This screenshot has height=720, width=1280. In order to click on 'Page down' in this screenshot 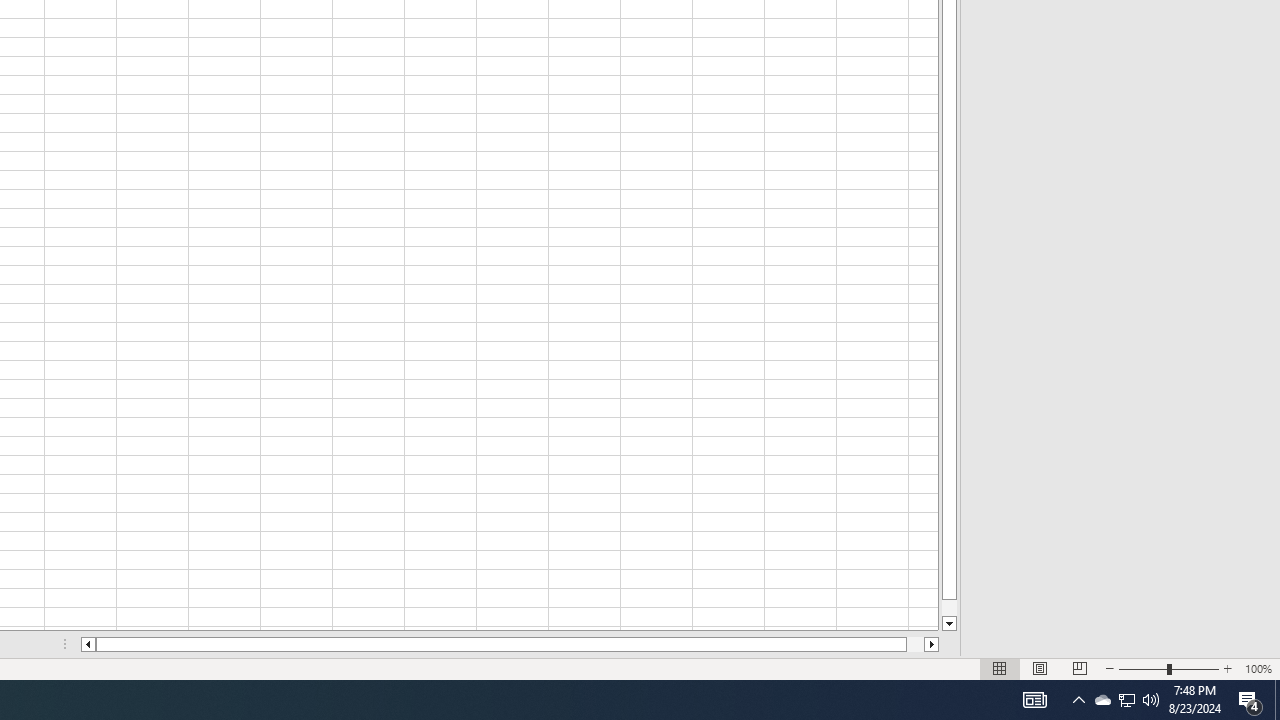, I will do `click(948, 607)`.